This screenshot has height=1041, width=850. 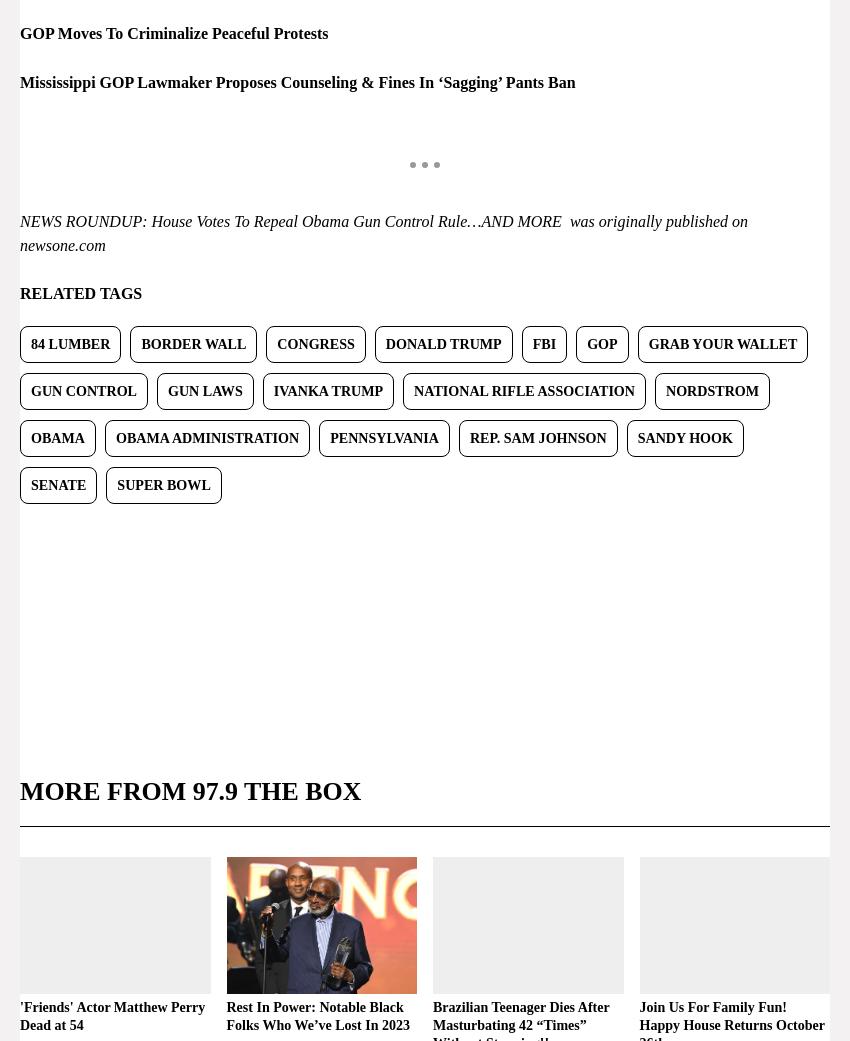 I want to click on 'Rest In Power: Notable Black Folks Who We’ve Lost In 2023', so click(x=226, y=1016).